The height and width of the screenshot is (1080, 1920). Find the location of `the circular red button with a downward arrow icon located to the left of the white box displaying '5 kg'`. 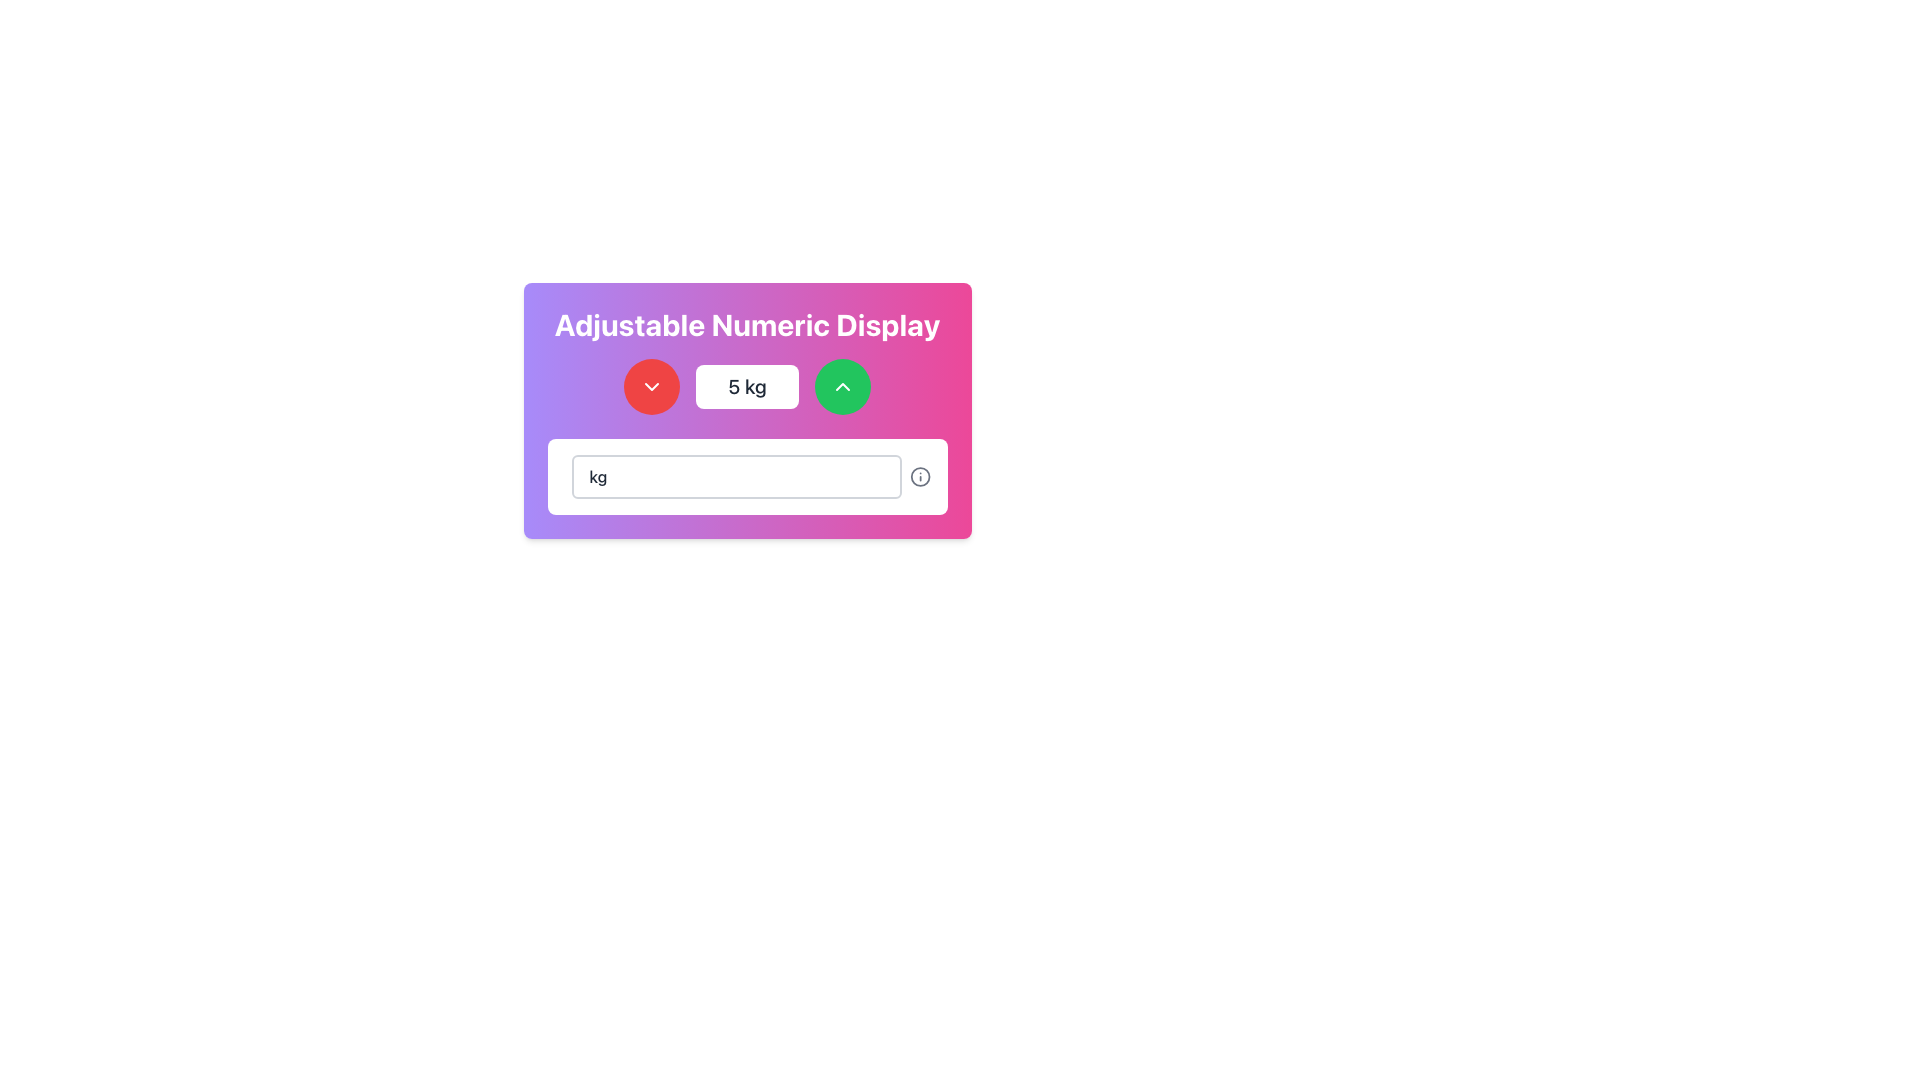

the circular red button with a downward arrow icon located to the left of the white box displaying '5 kg' is located at coordinates (652, 386).